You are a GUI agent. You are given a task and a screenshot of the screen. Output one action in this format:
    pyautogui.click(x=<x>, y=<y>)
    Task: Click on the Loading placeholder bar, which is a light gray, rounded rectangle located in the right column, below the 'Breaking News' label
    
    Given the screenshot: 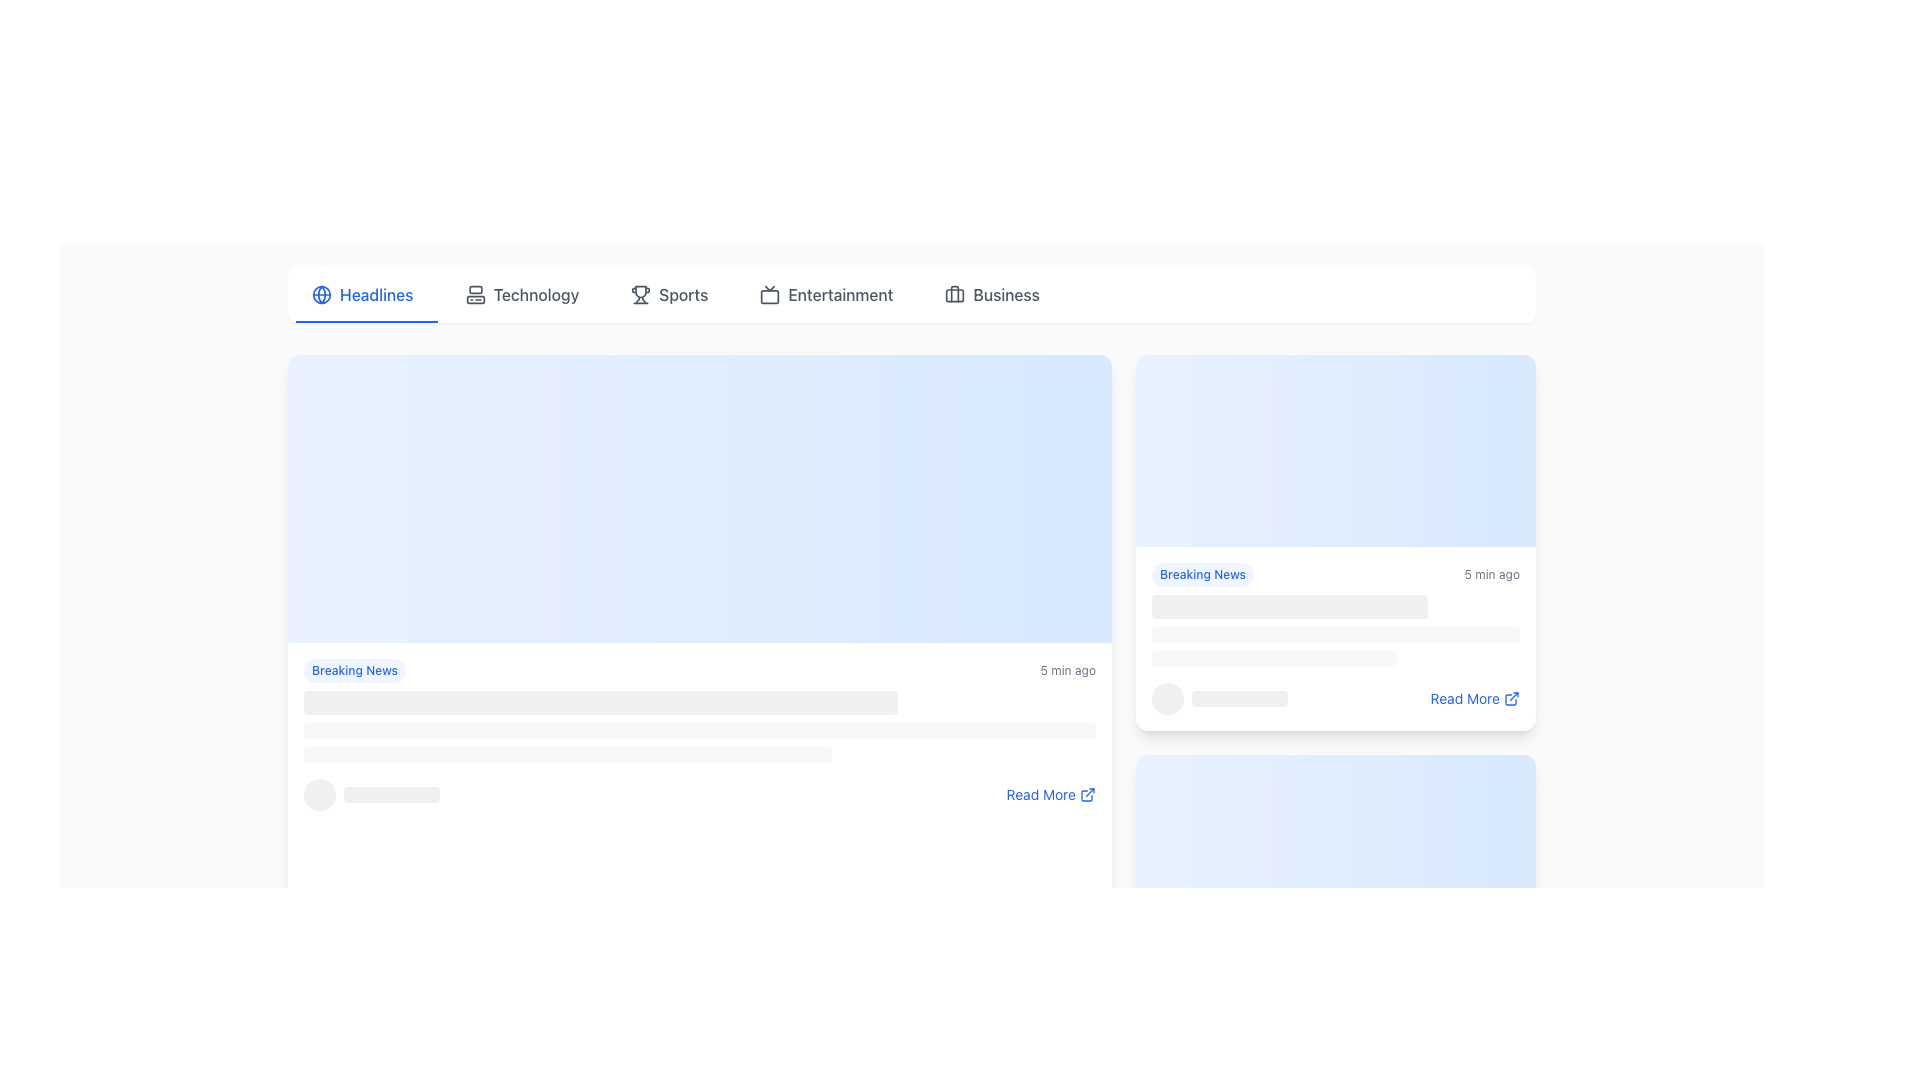 What is the action you would take?
    pyautogui.click(x=1273, y=659)
    